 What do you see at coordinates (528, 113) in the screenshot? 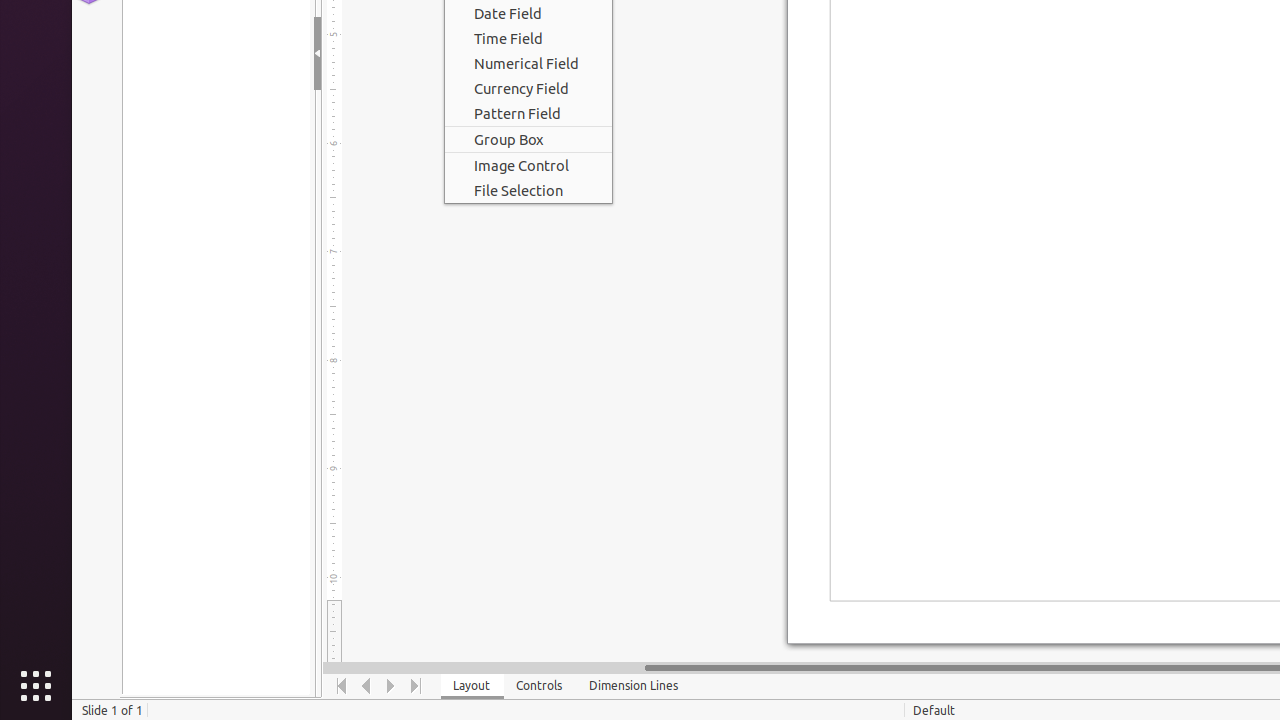
I see `'Pattern Field'` at bounding box center [528, 113].